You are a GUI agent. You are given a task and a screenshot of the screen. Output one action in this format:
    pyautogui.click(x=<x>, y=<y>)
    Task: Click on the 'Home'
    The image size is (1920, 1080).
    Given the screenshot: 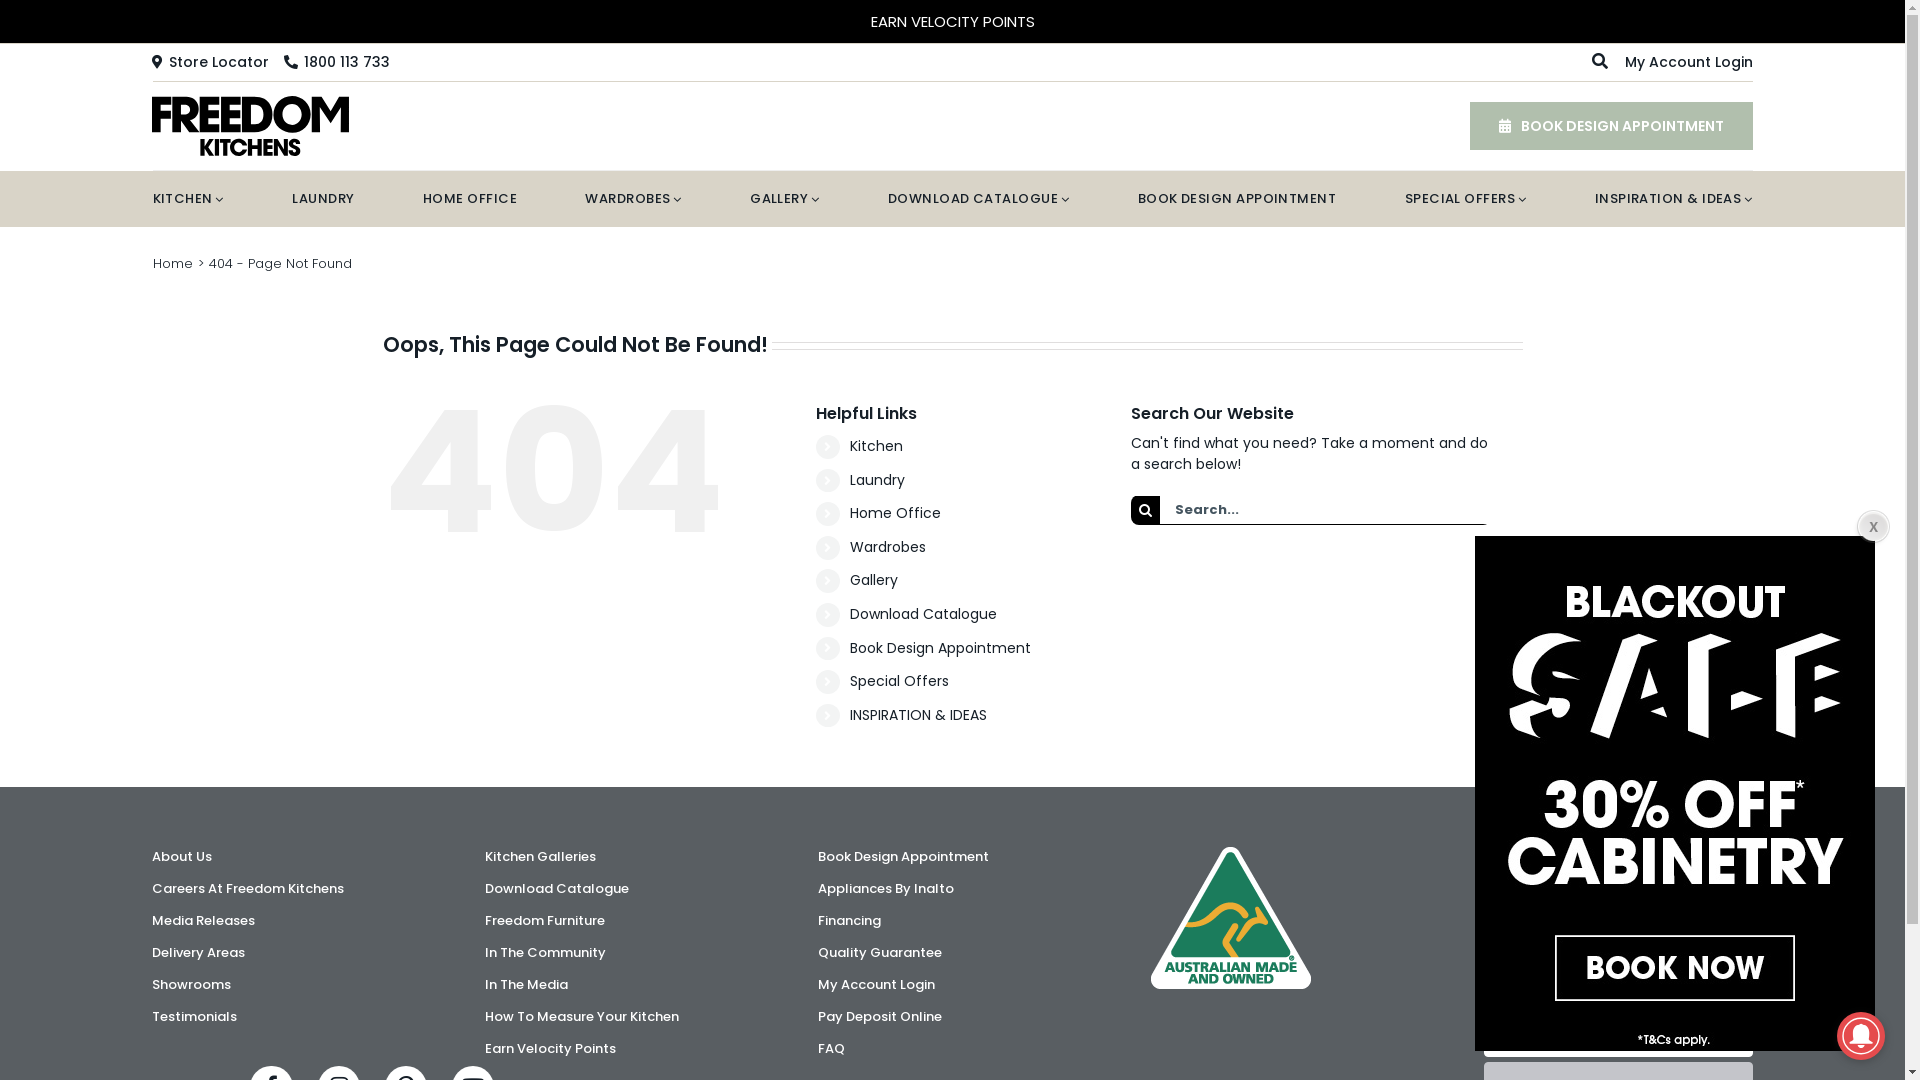 What is the action you would take?
    pyautogui.click(x=172, y=262)
    